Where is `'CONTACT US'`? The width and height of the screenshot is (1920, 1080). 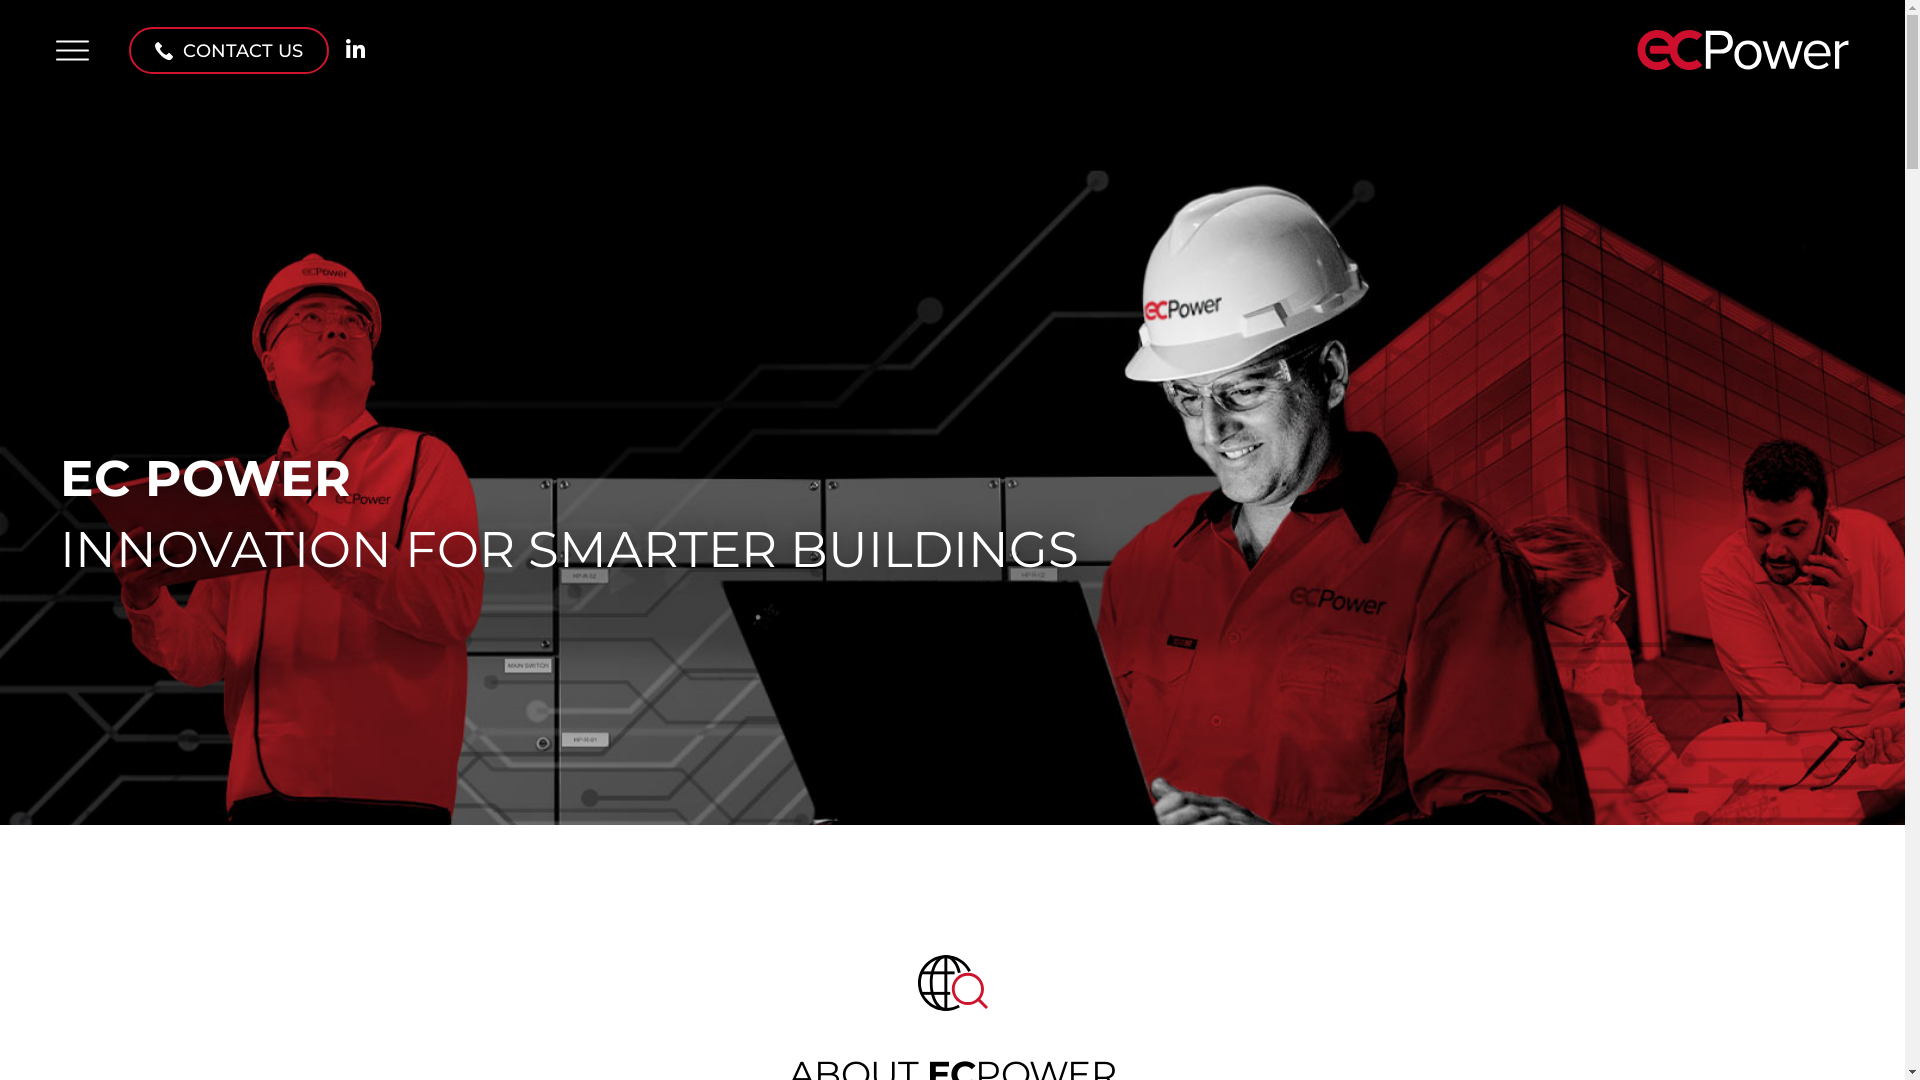
'CONTACT US' is located at coordinates (229, 48).